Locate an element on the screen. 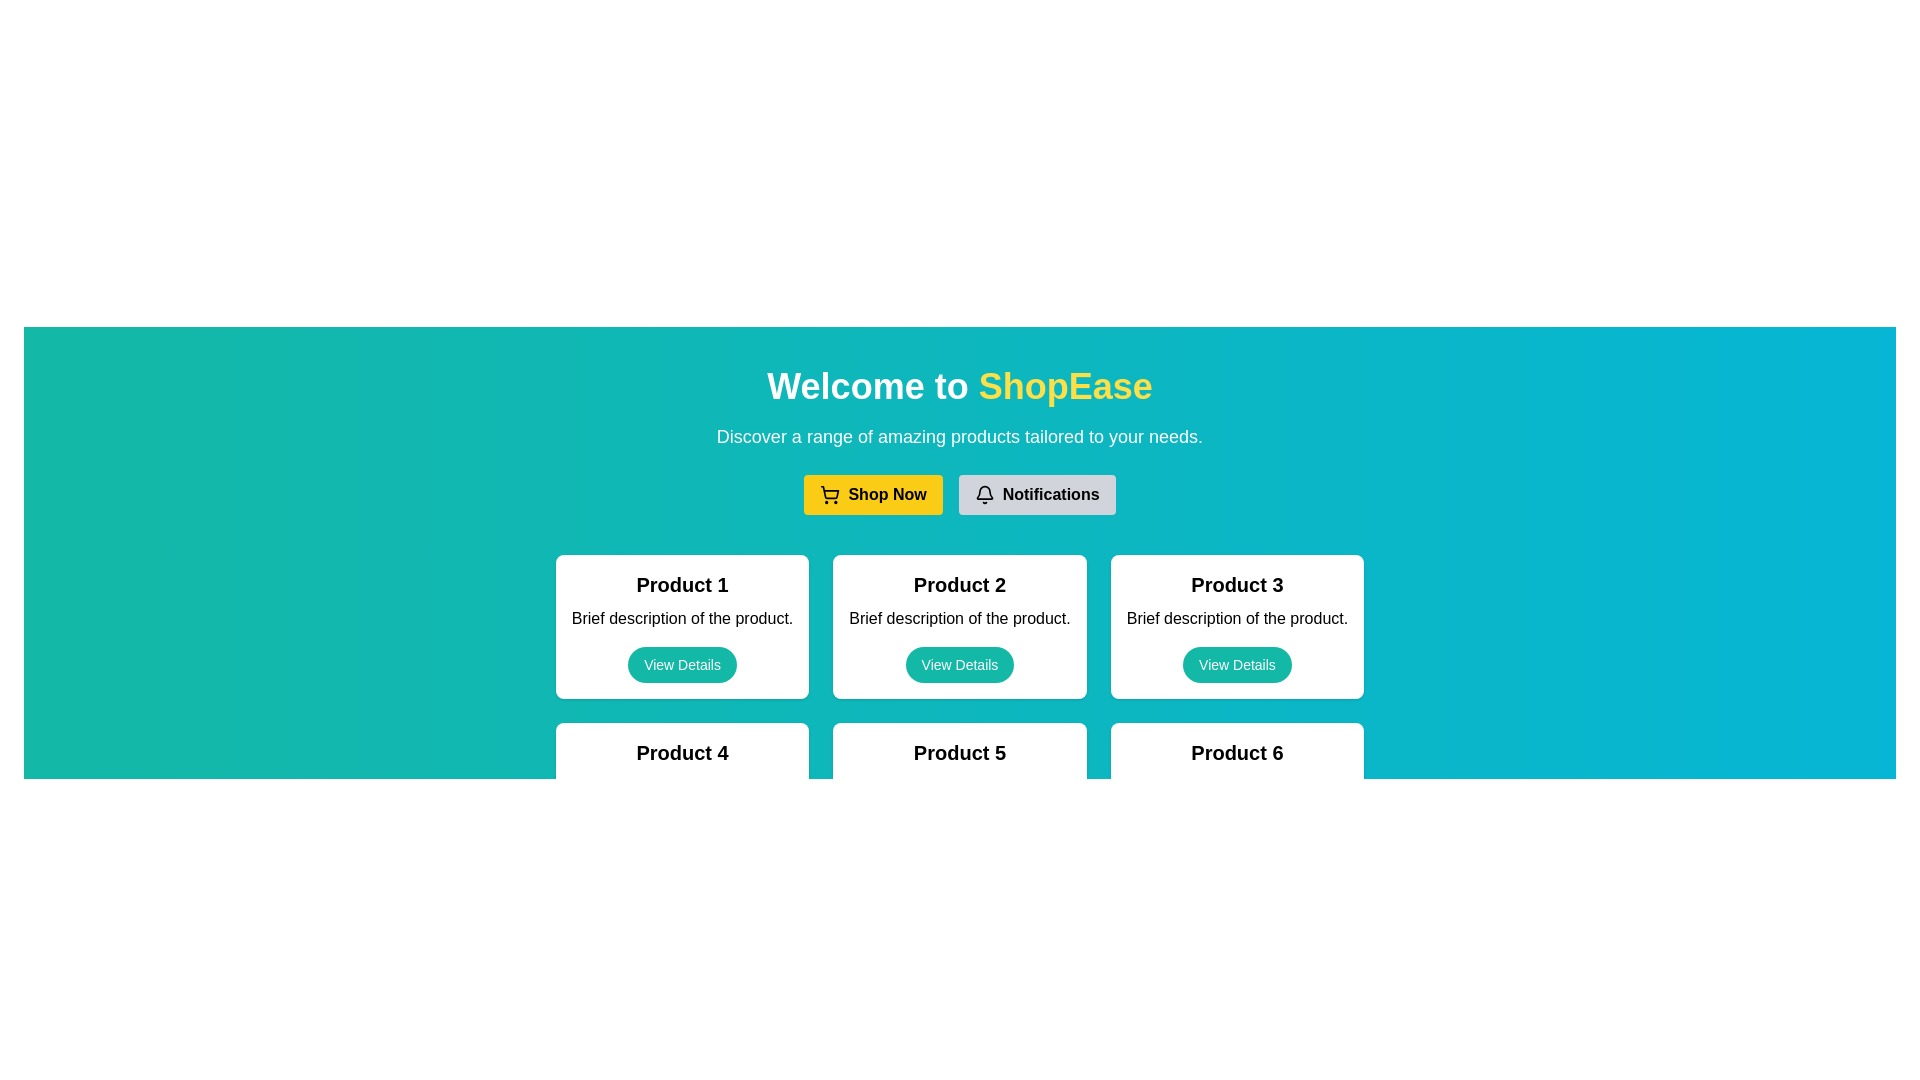 This screenshot has width=1920, height=1080. the pill-shaped button with a teal background and white text reading 'View Details' located at the bottom of the card for 'Product 2' is located at coordinates (960, 664).